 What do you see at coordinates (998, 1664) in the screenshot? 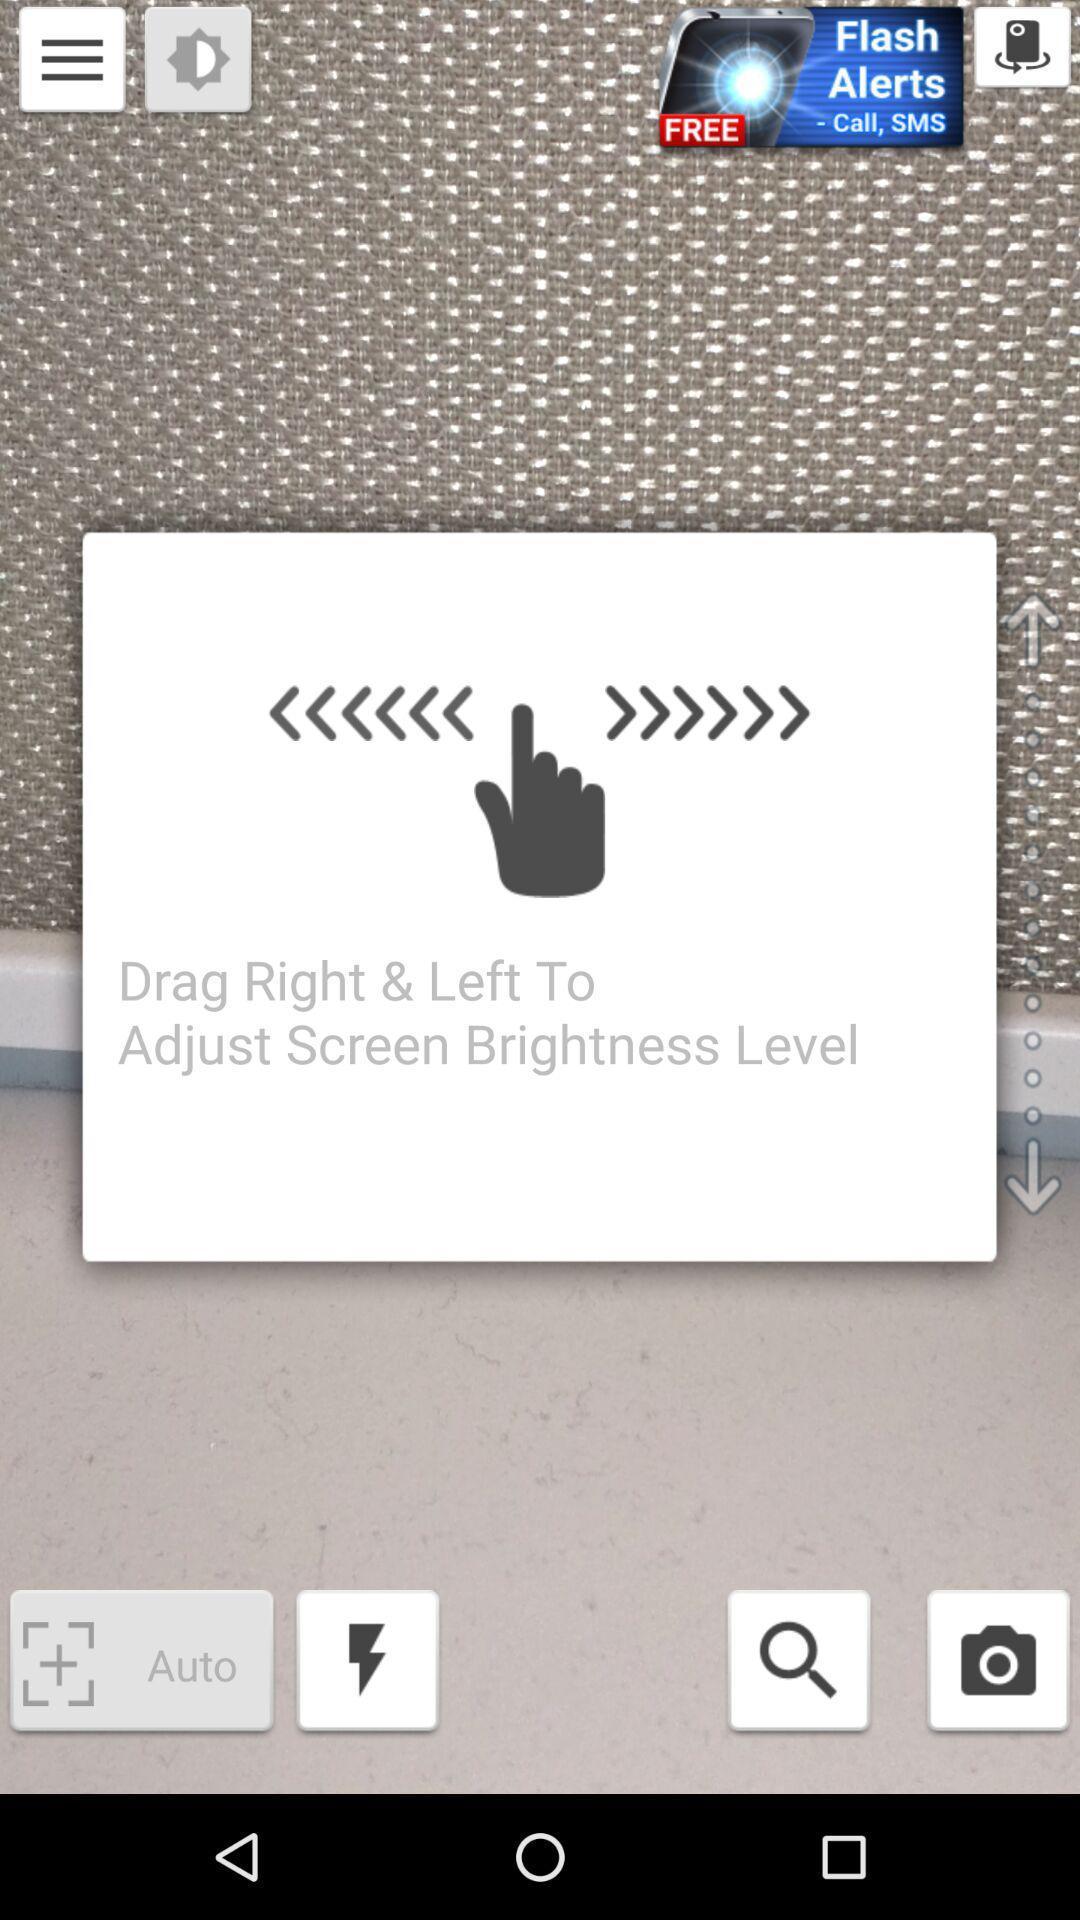
I see `open camera` at bounding box center [998, 1664].